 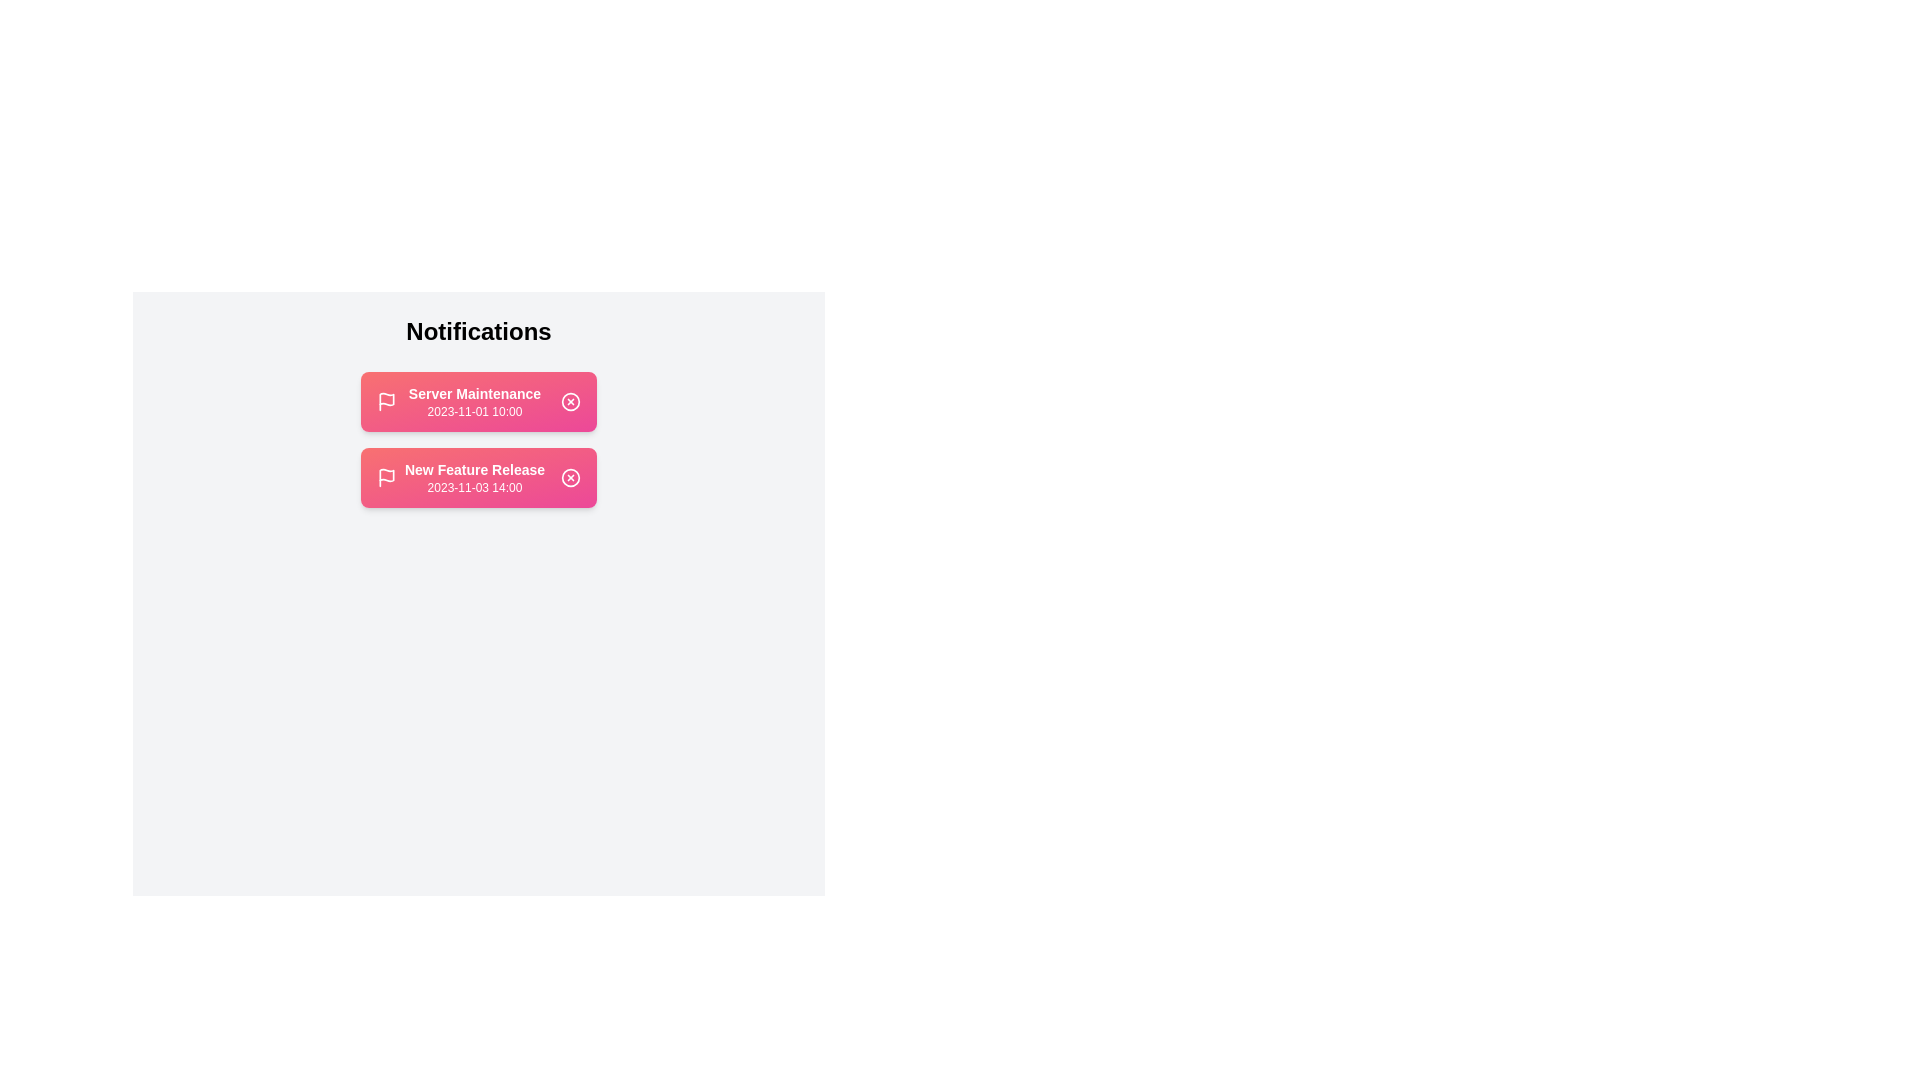 I want to click on remove button for the notification titled 'New Feature Release', so click(x=570, y=478).